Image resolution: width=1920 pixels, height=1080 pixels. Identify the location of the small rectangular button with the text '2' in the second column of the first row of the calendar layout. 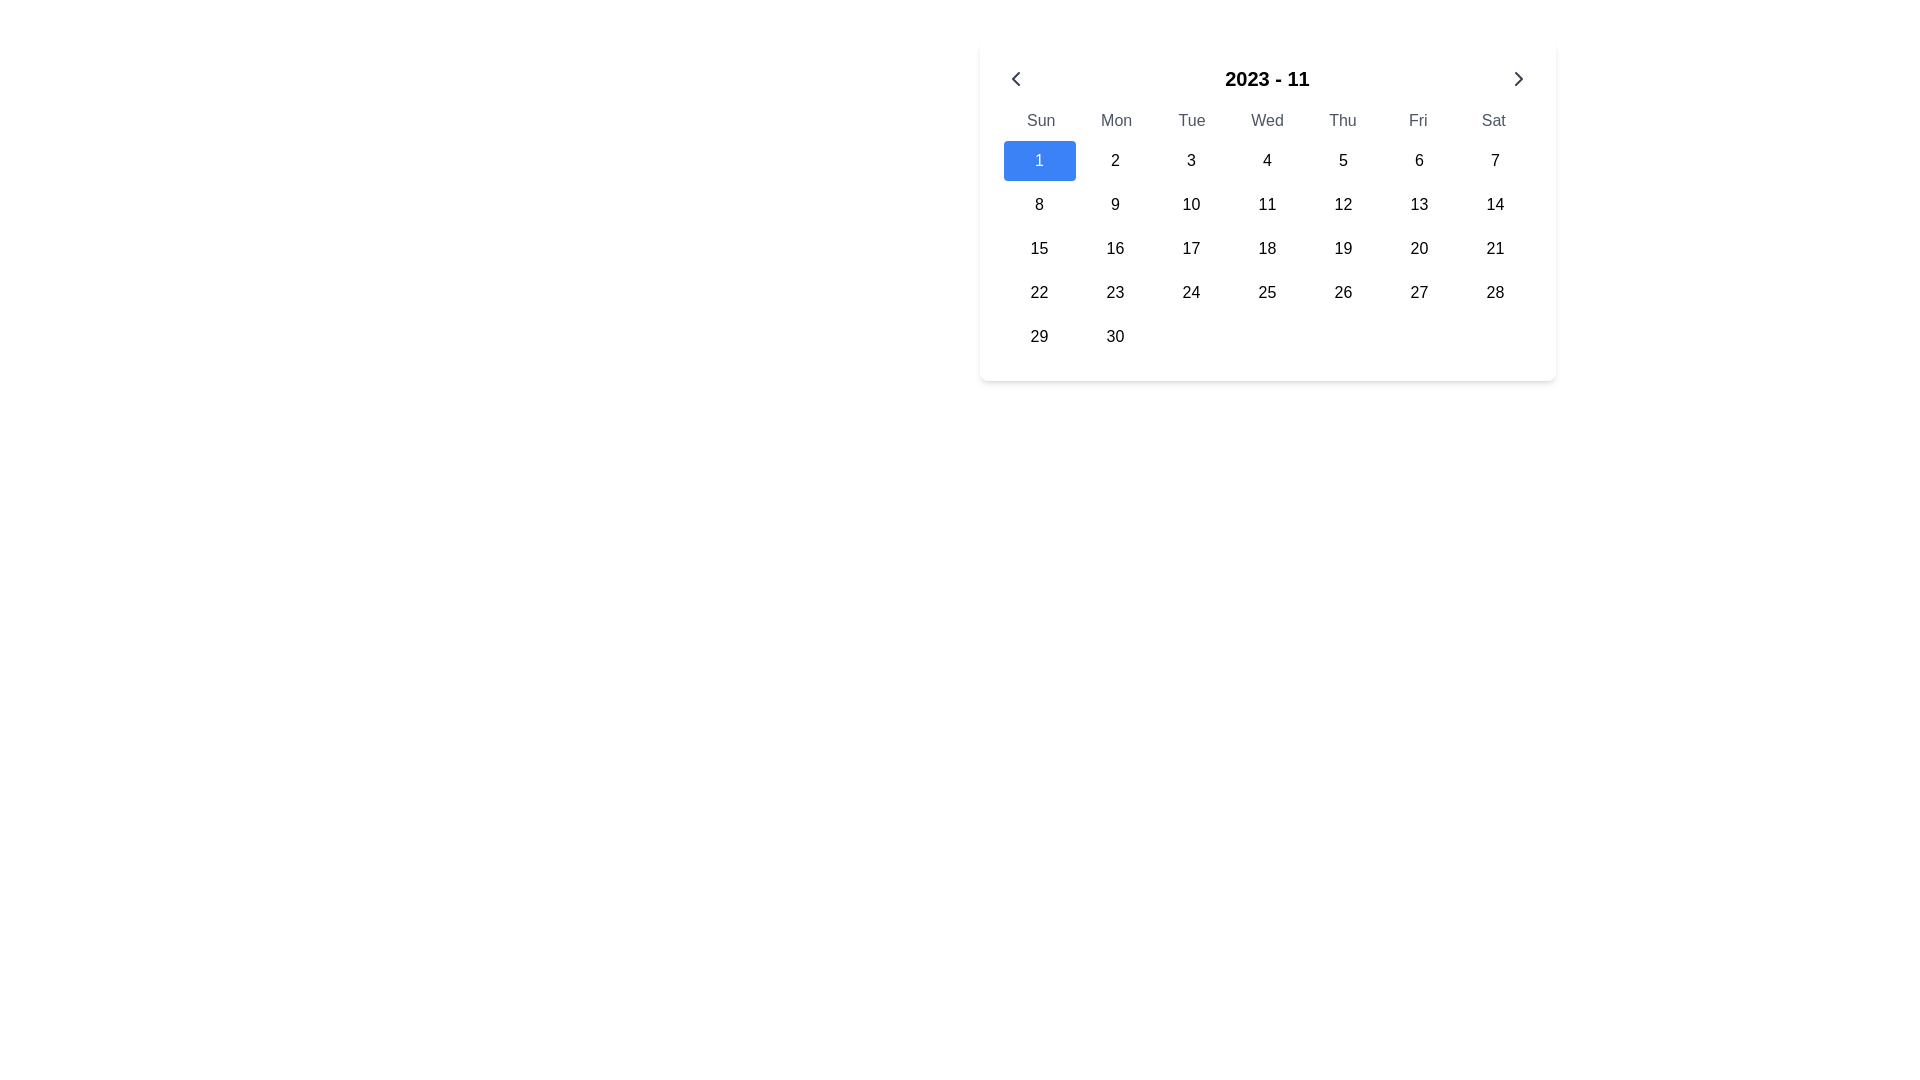
(1114, 160).